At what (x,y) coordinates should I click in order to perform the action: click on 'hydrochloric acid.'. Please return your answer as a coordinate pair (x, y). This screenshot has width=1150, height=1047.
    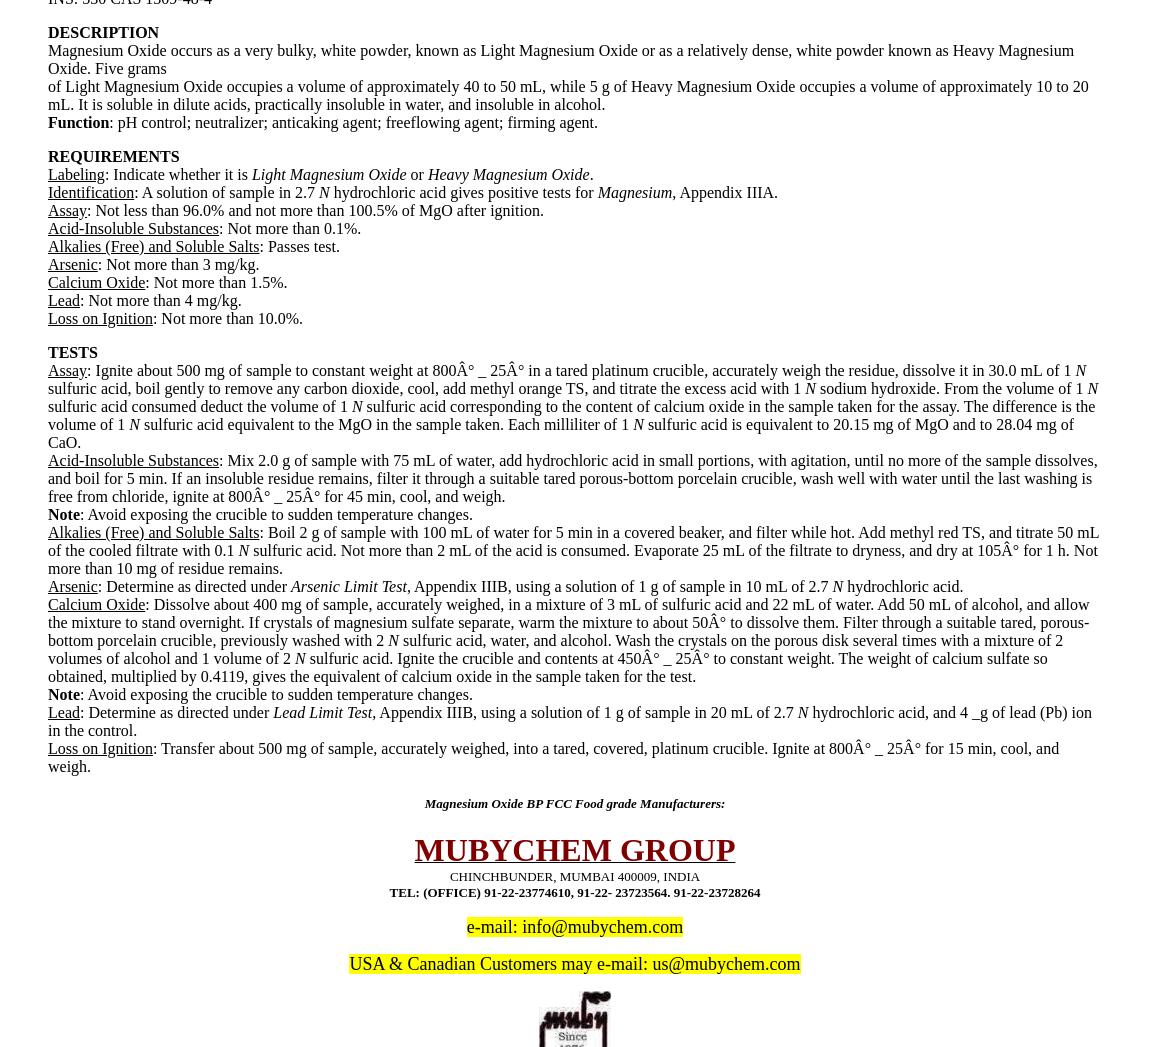
    Looking at the image, I should click on (845, 584).